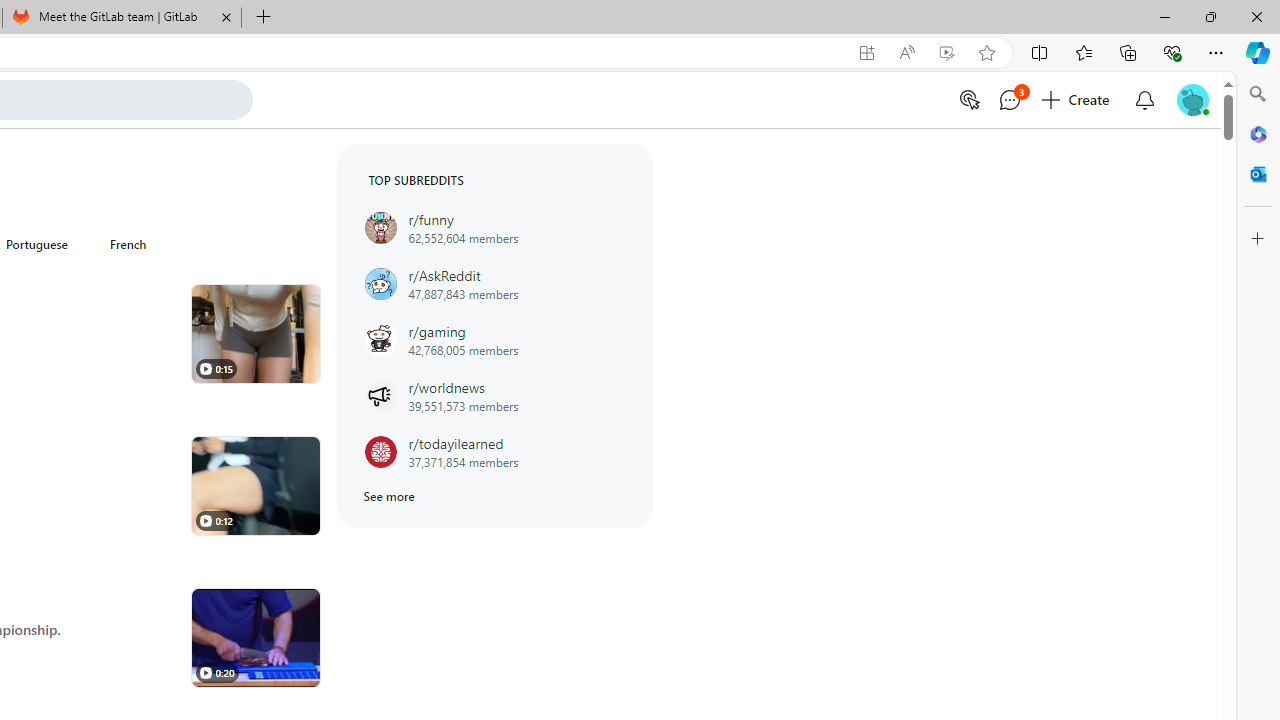 The image size is (1280, 720). I want to click on 'App available. Install Reddit', so click(867, 52).